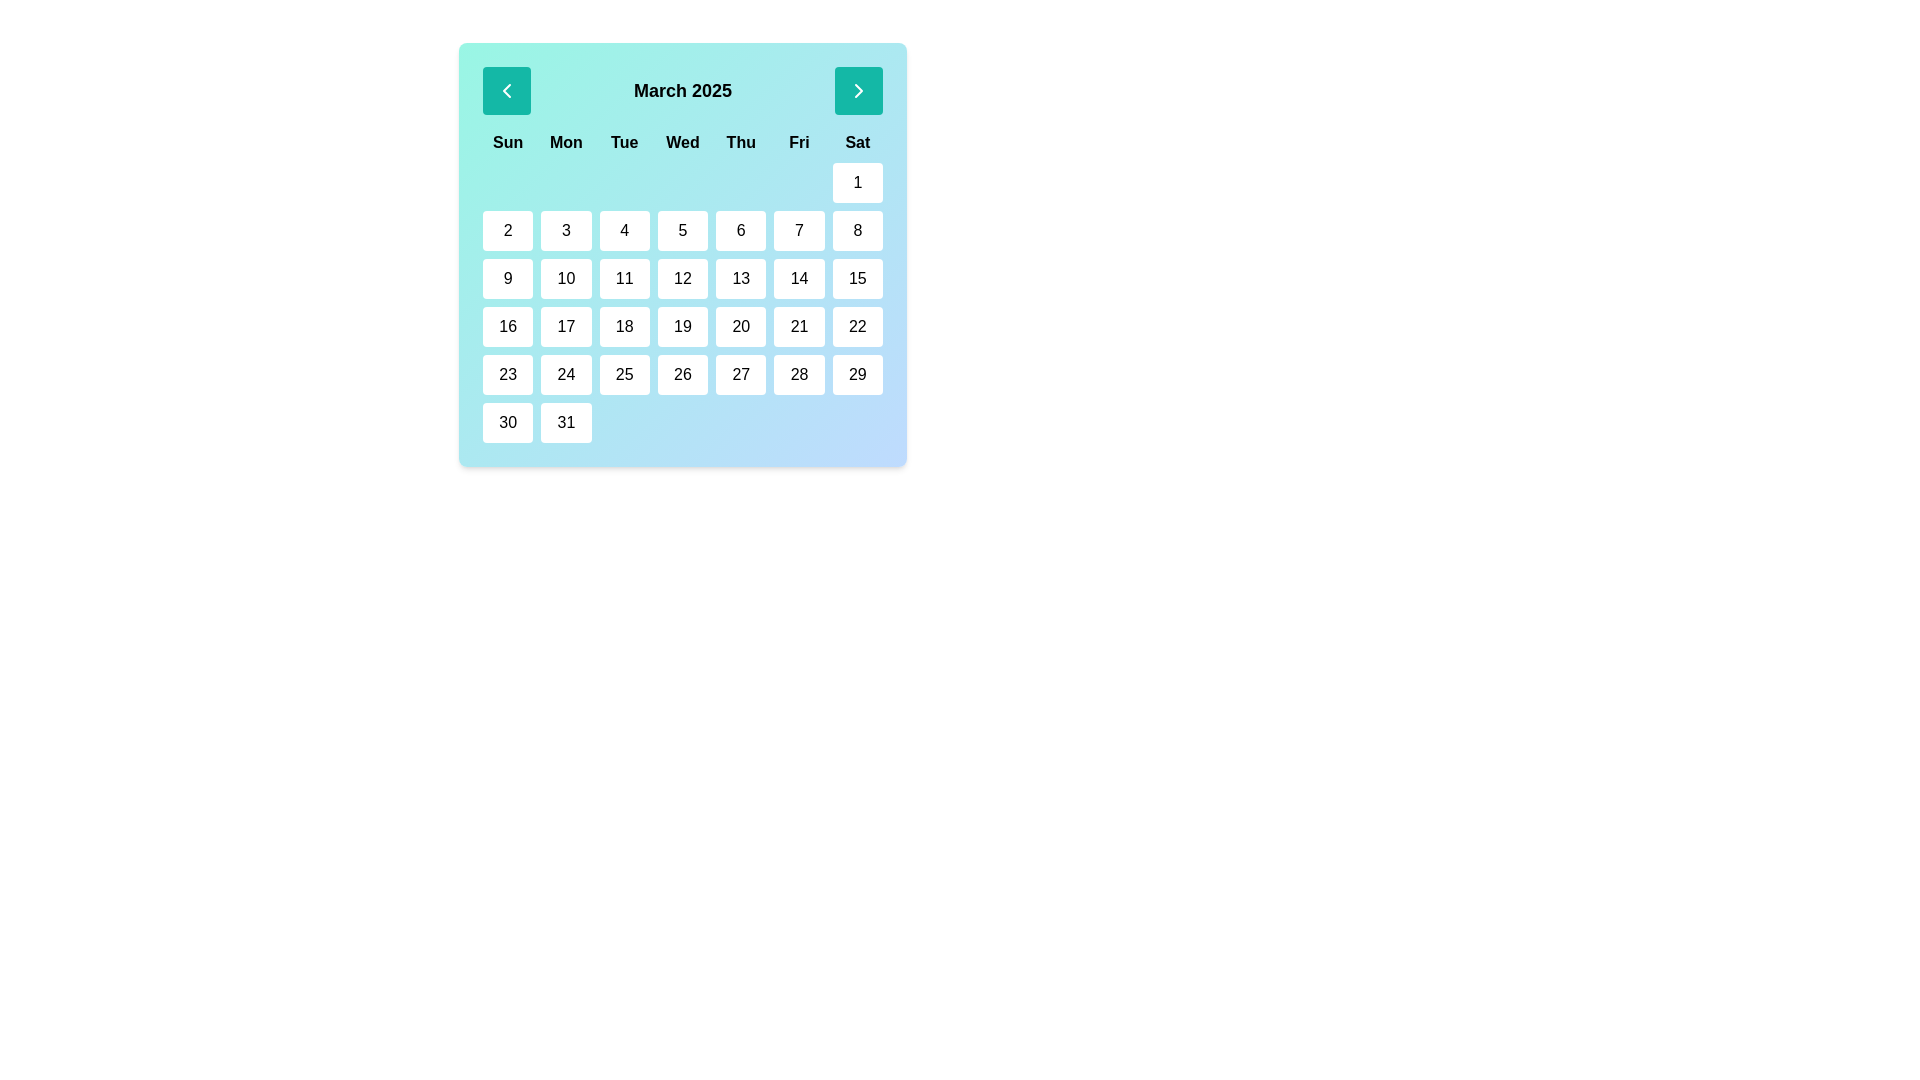  What do you see at coordinates (508, 182) in the screenshot?
I see `the first empty cell in the 'Sun' column of the calendar layout, which serves as a placeholder in the grid` at bounding box center [508, 182].